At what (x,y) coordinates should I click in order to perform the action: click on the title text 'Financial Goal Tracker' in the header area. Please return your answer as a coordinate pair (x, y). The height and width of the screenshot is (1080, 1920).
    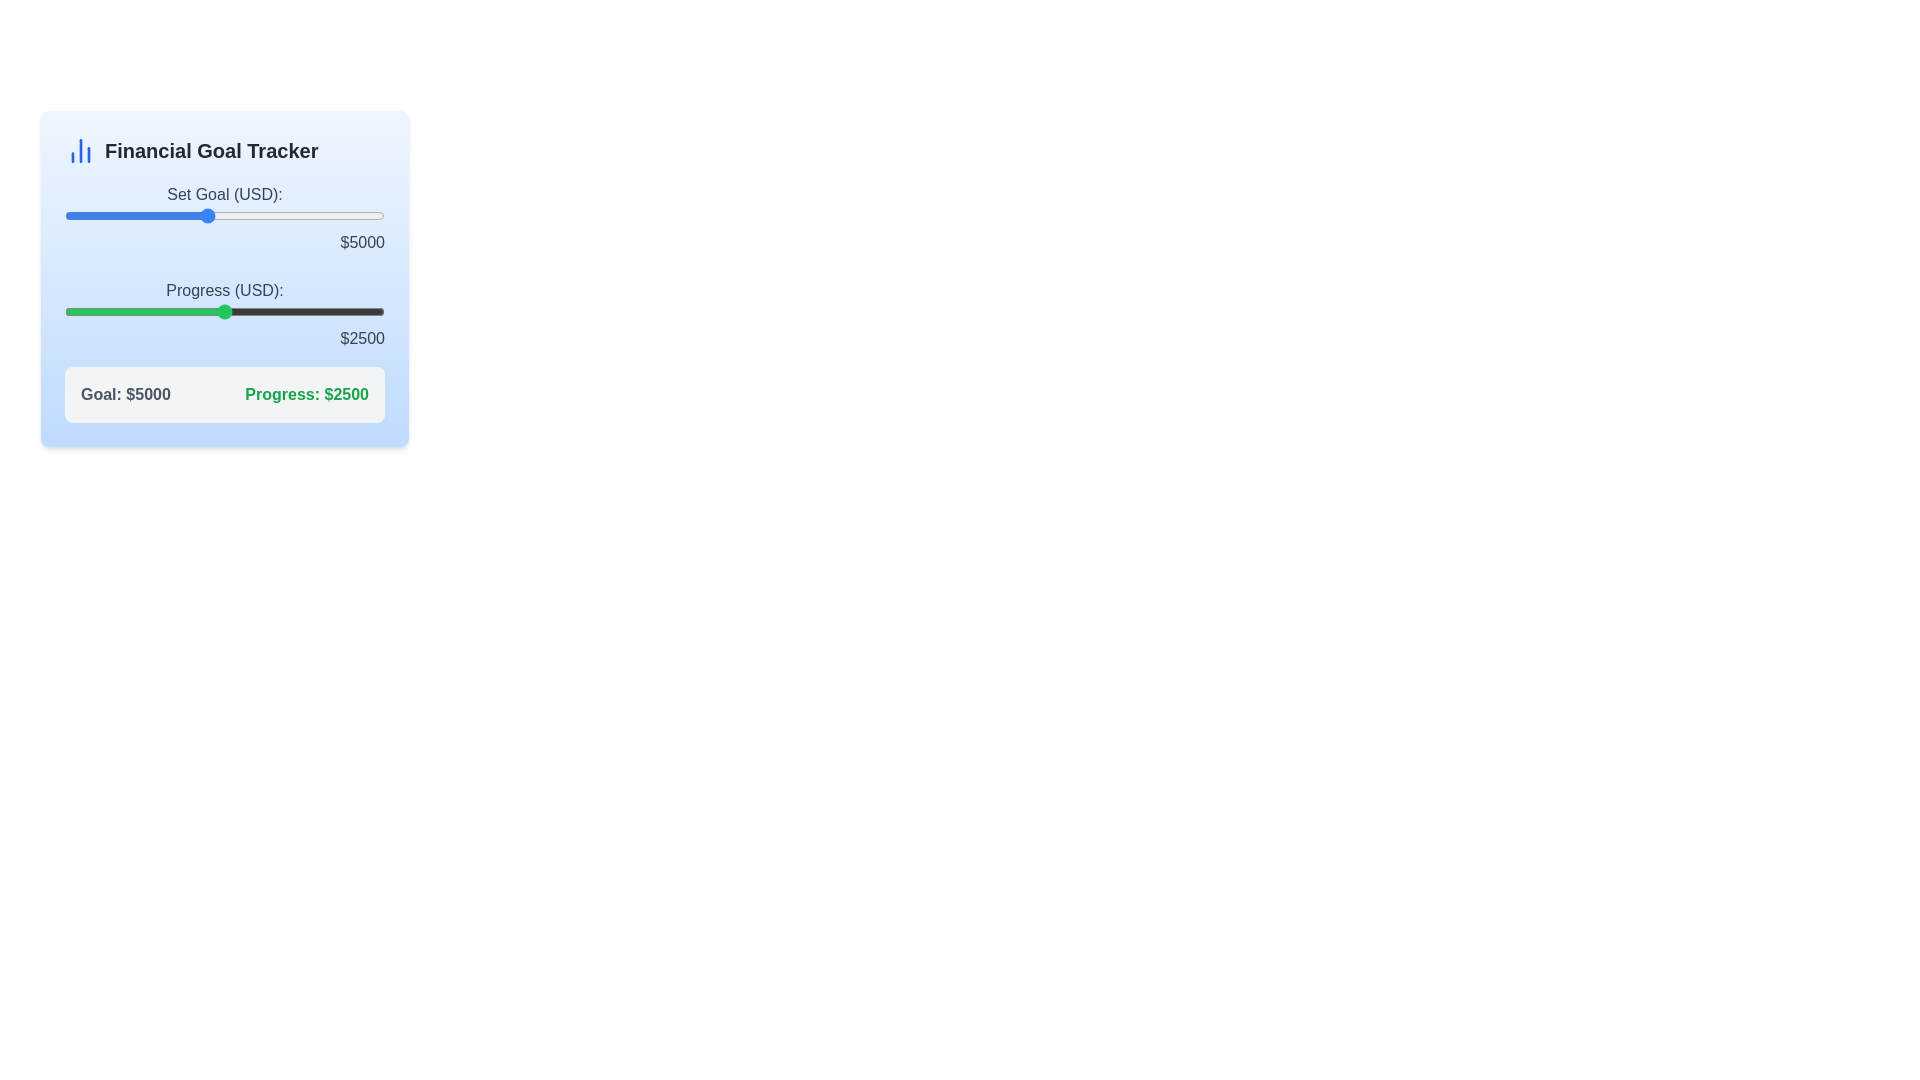
    Looking at the image, I should click on (211, 149).